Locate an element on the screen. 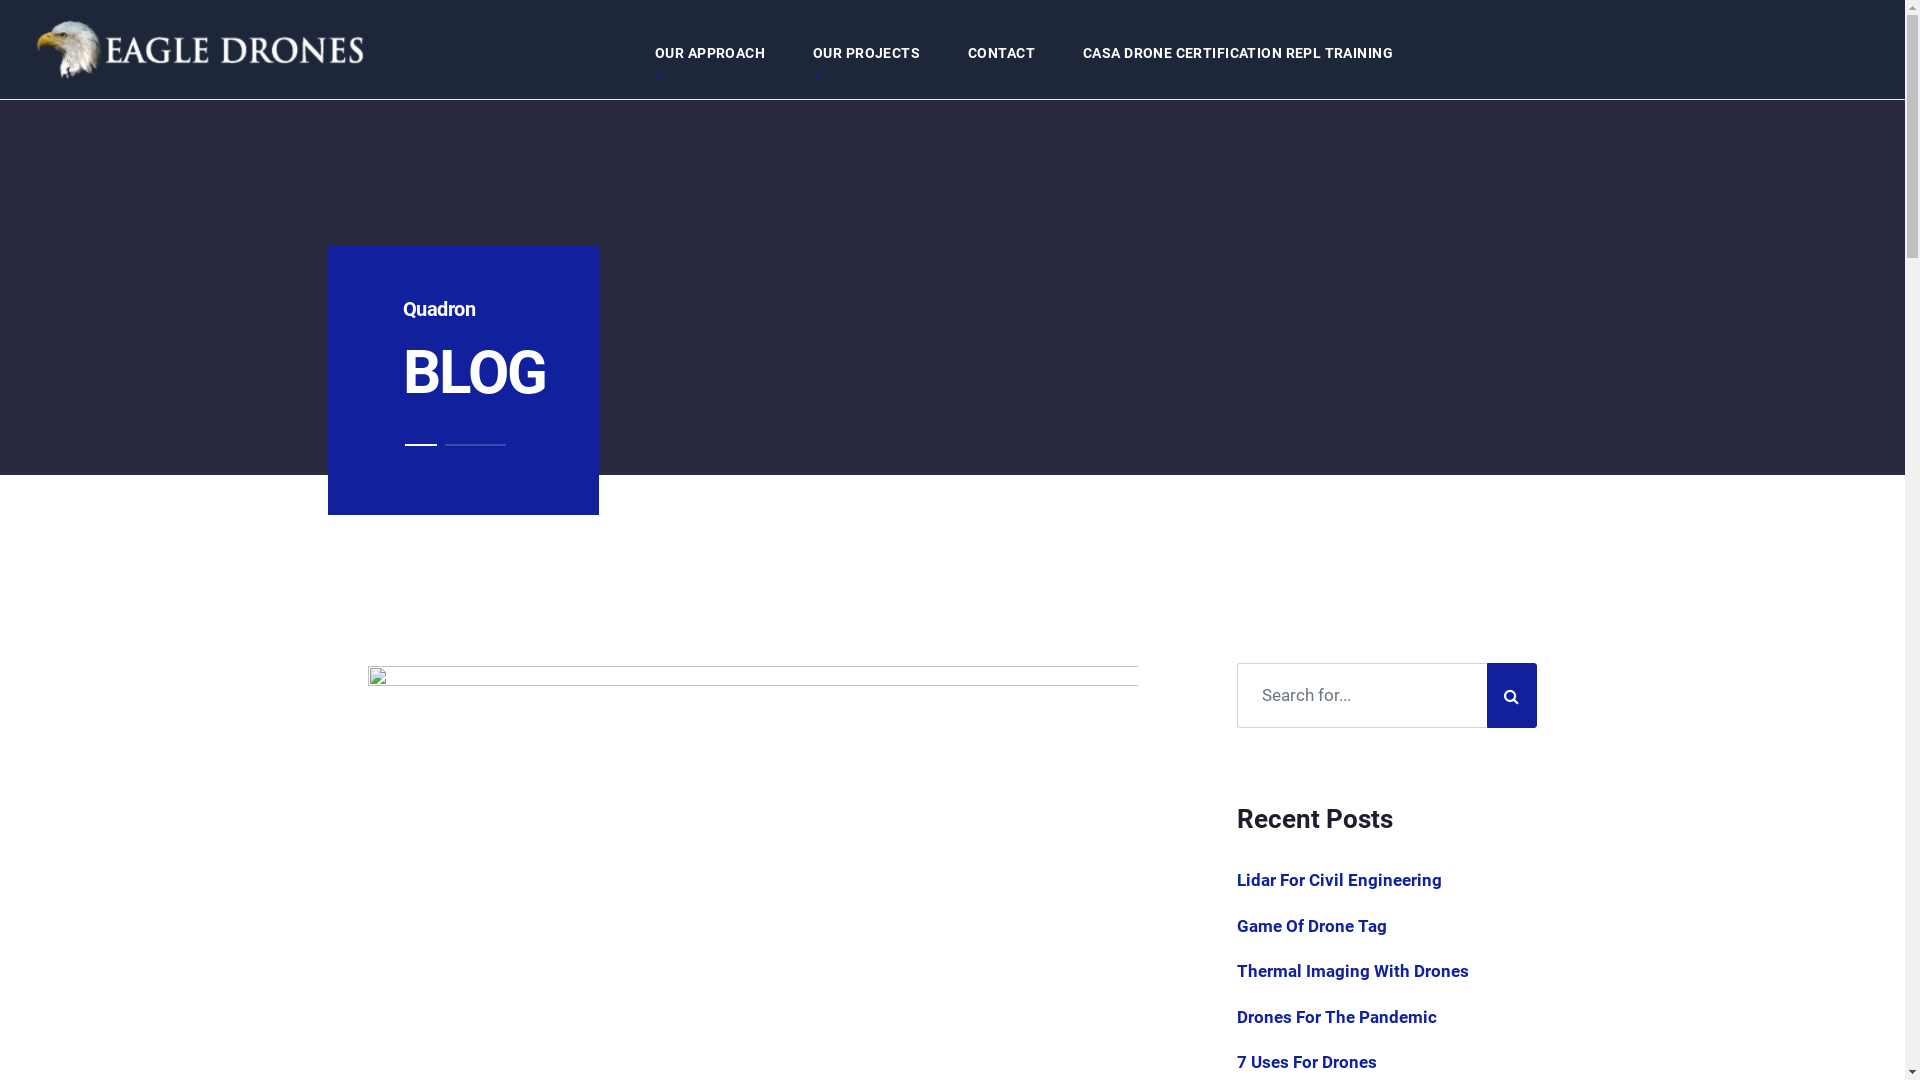 The width and height of the screenshot is (1920, 1080). 'OUR PROJECTS' is located at coordinates (787, 52).